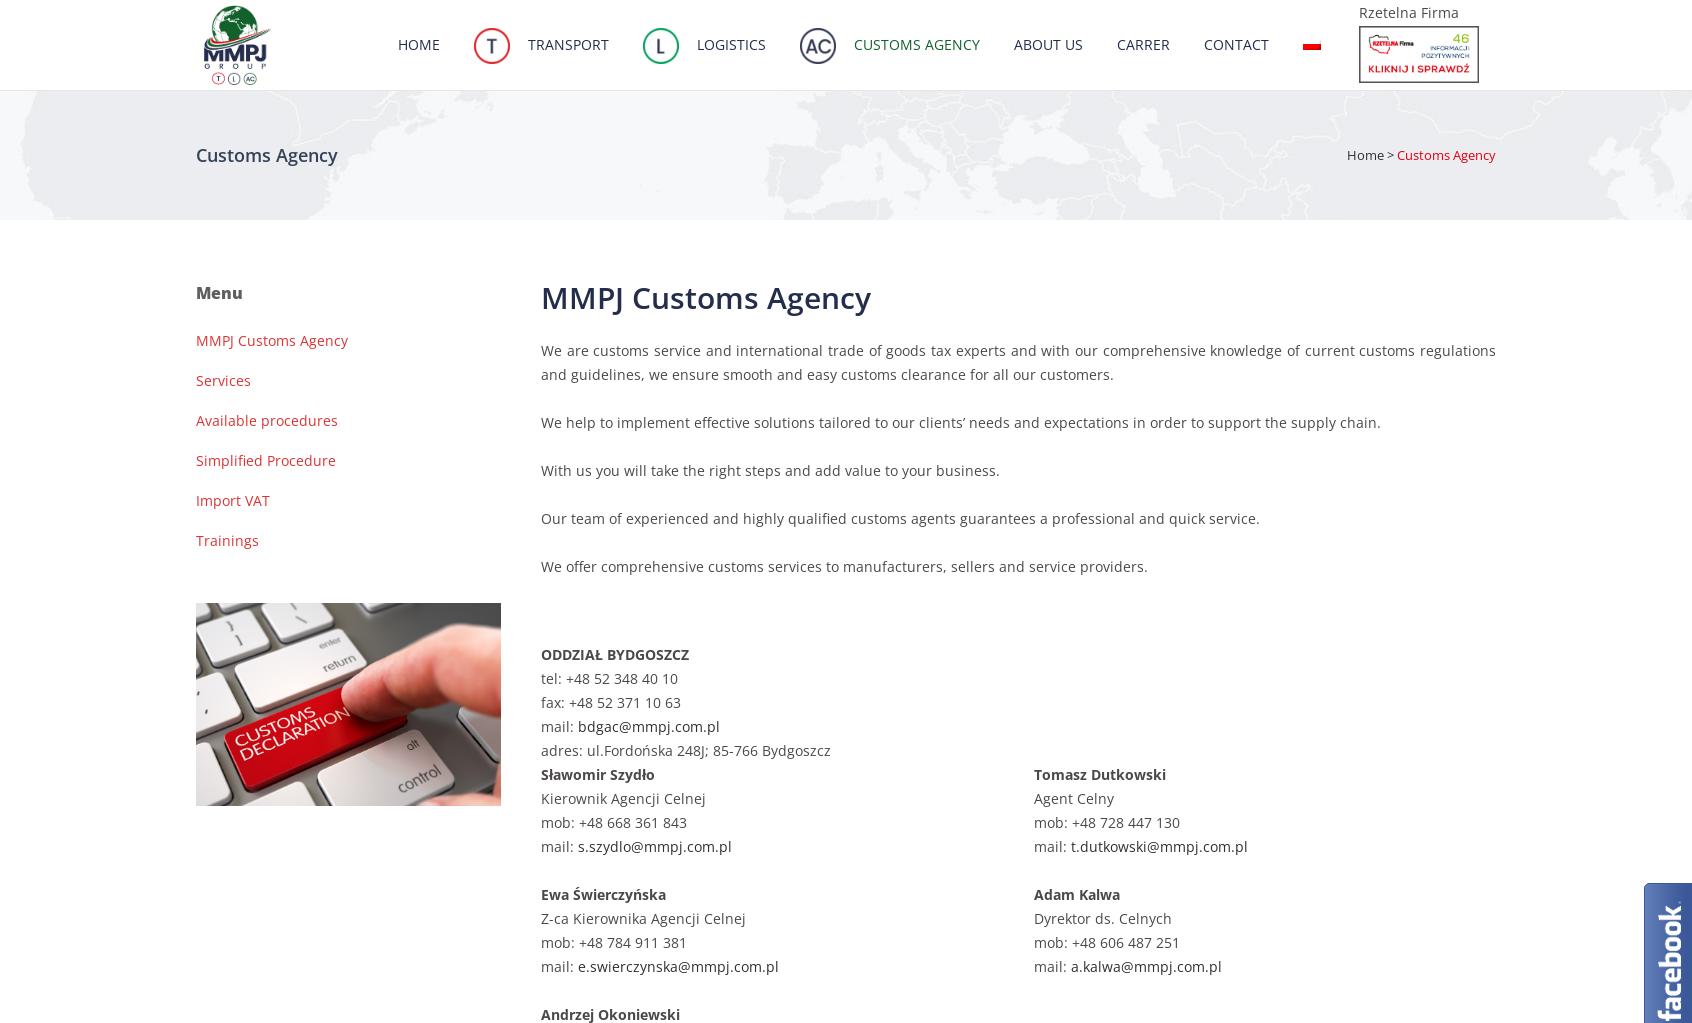 Image resolution: width=1692 pixels, height=1023 pixels. Describe the element at coordinates (1031, 941) in the screenshot. I see `'mob: +48 606 487 251'` at that location.